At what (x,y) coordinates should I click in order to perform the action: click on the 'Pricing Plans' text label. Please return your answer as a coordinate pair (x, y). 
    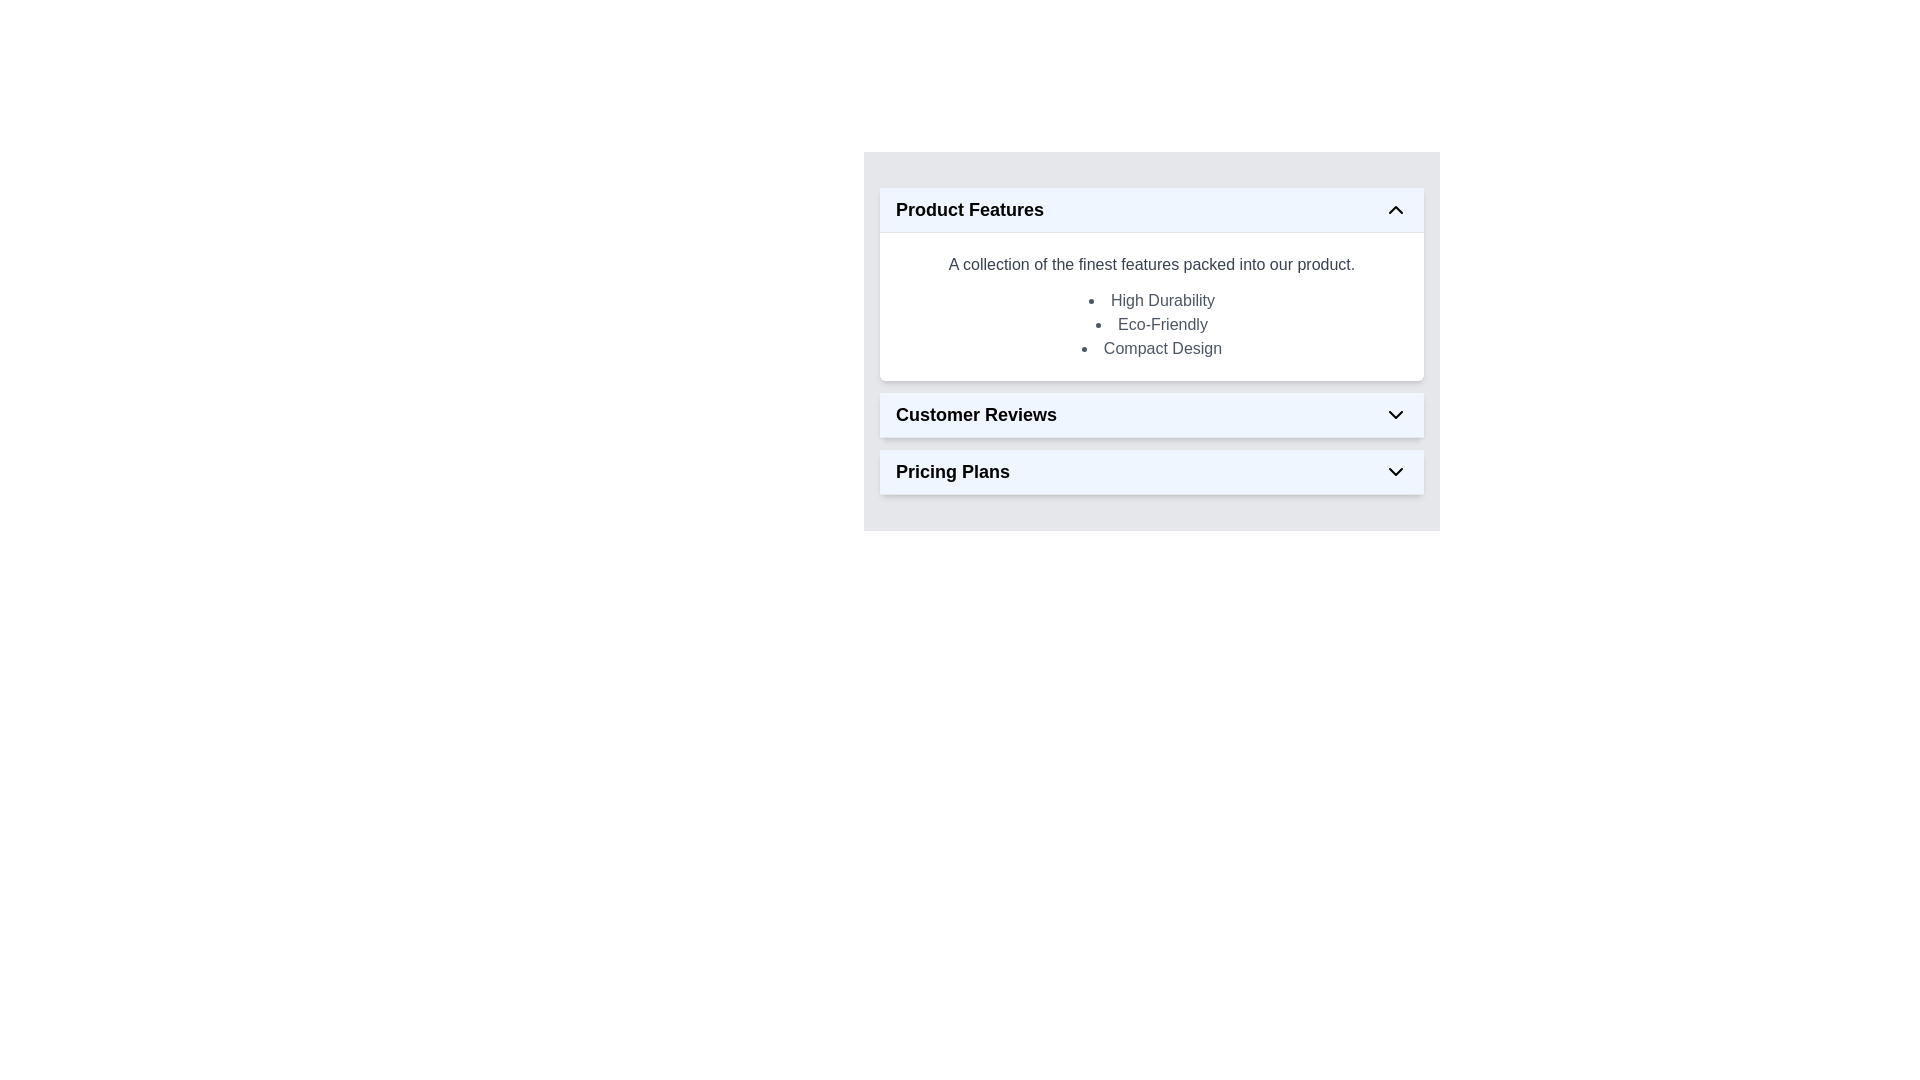
    Looking at the image, I should click on (952, 471).